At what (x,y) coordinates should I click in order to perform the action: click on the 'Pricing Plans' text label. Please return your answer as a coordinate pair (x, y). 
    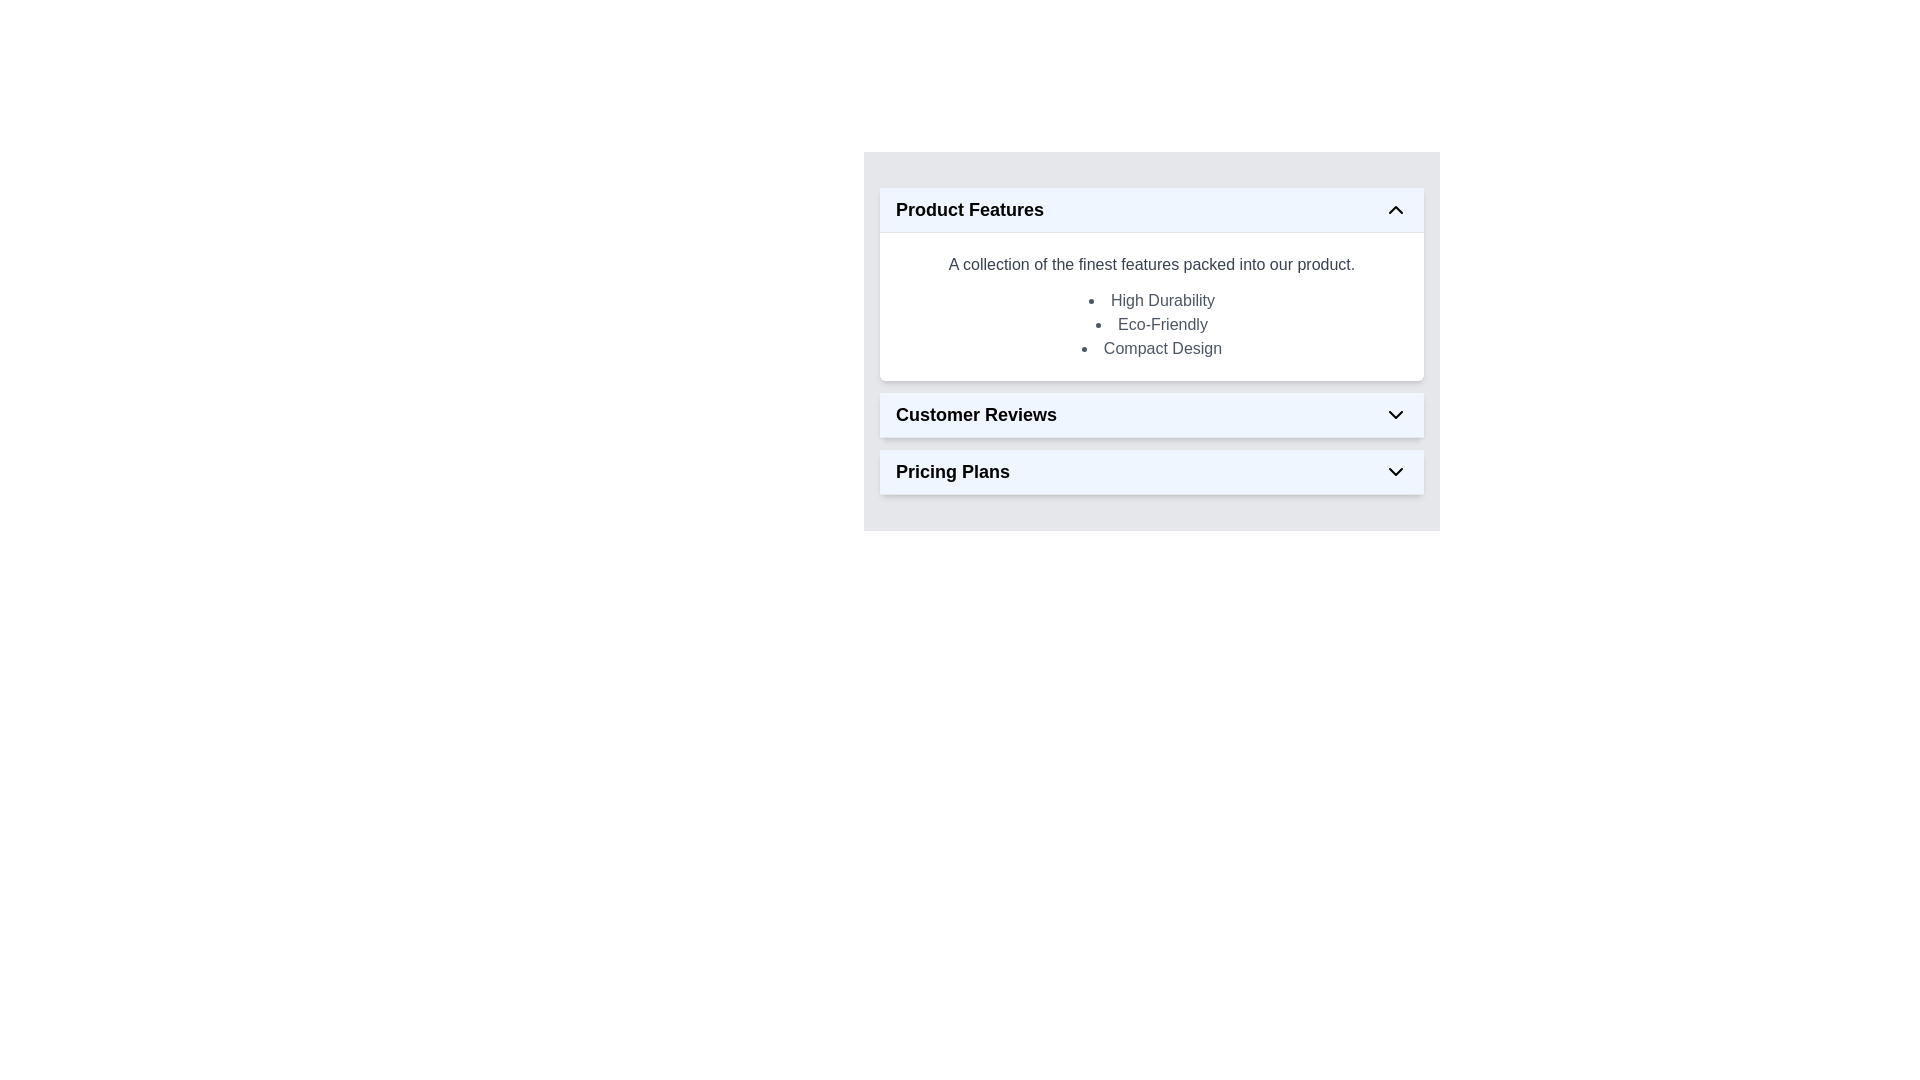
    Looking at the image, I should click on (952, 471).